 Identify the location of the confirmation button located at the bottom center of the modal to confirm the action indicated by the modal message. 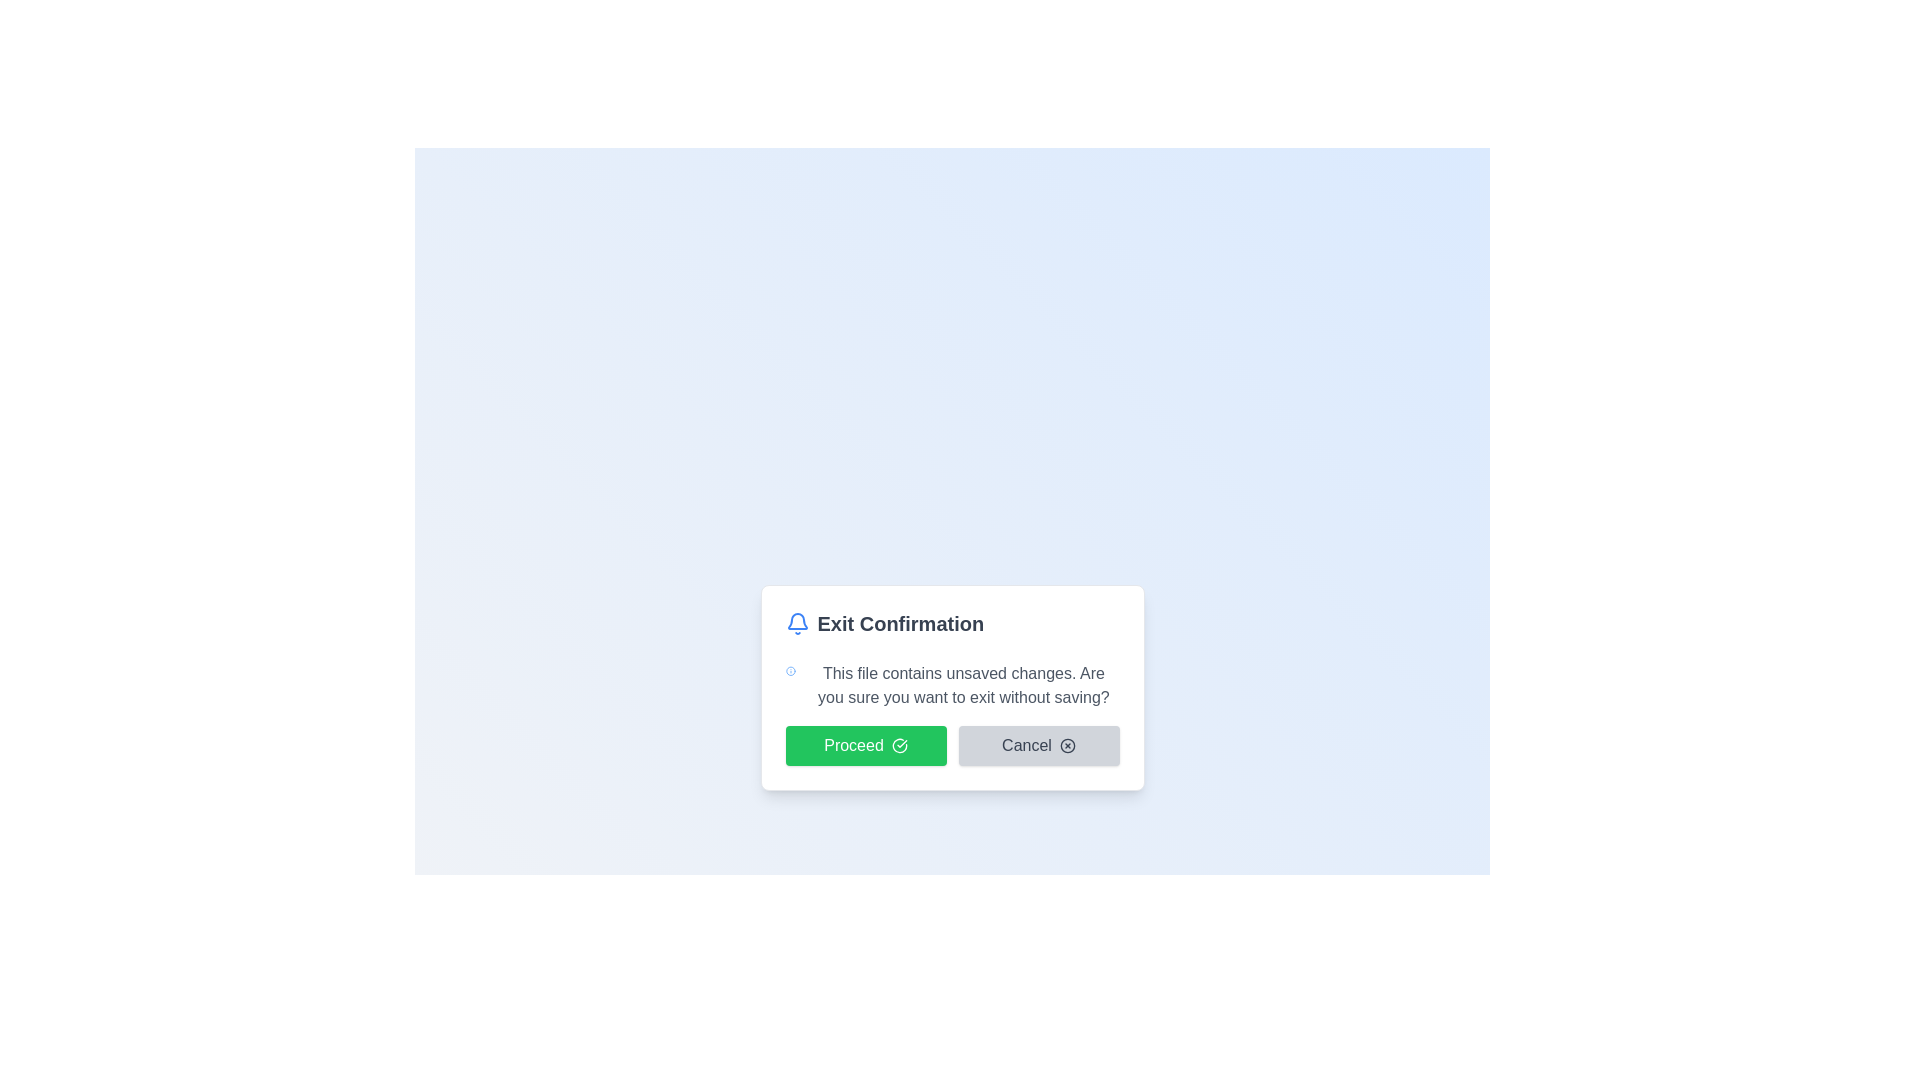
(865, 745).